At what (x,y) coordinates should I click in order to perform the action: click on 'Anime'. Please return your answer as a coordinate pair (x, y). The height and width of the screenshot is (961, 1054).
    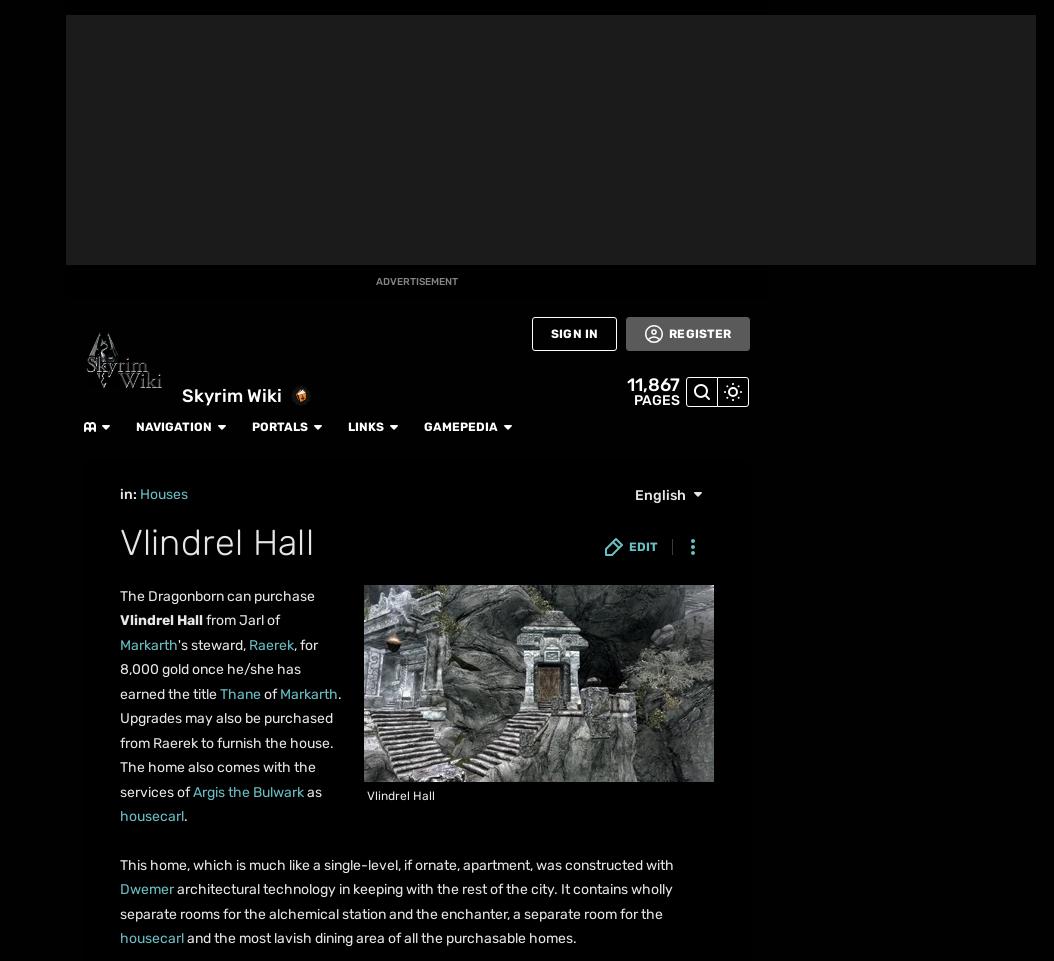
    Looking at the image, I should click on (16, 356).